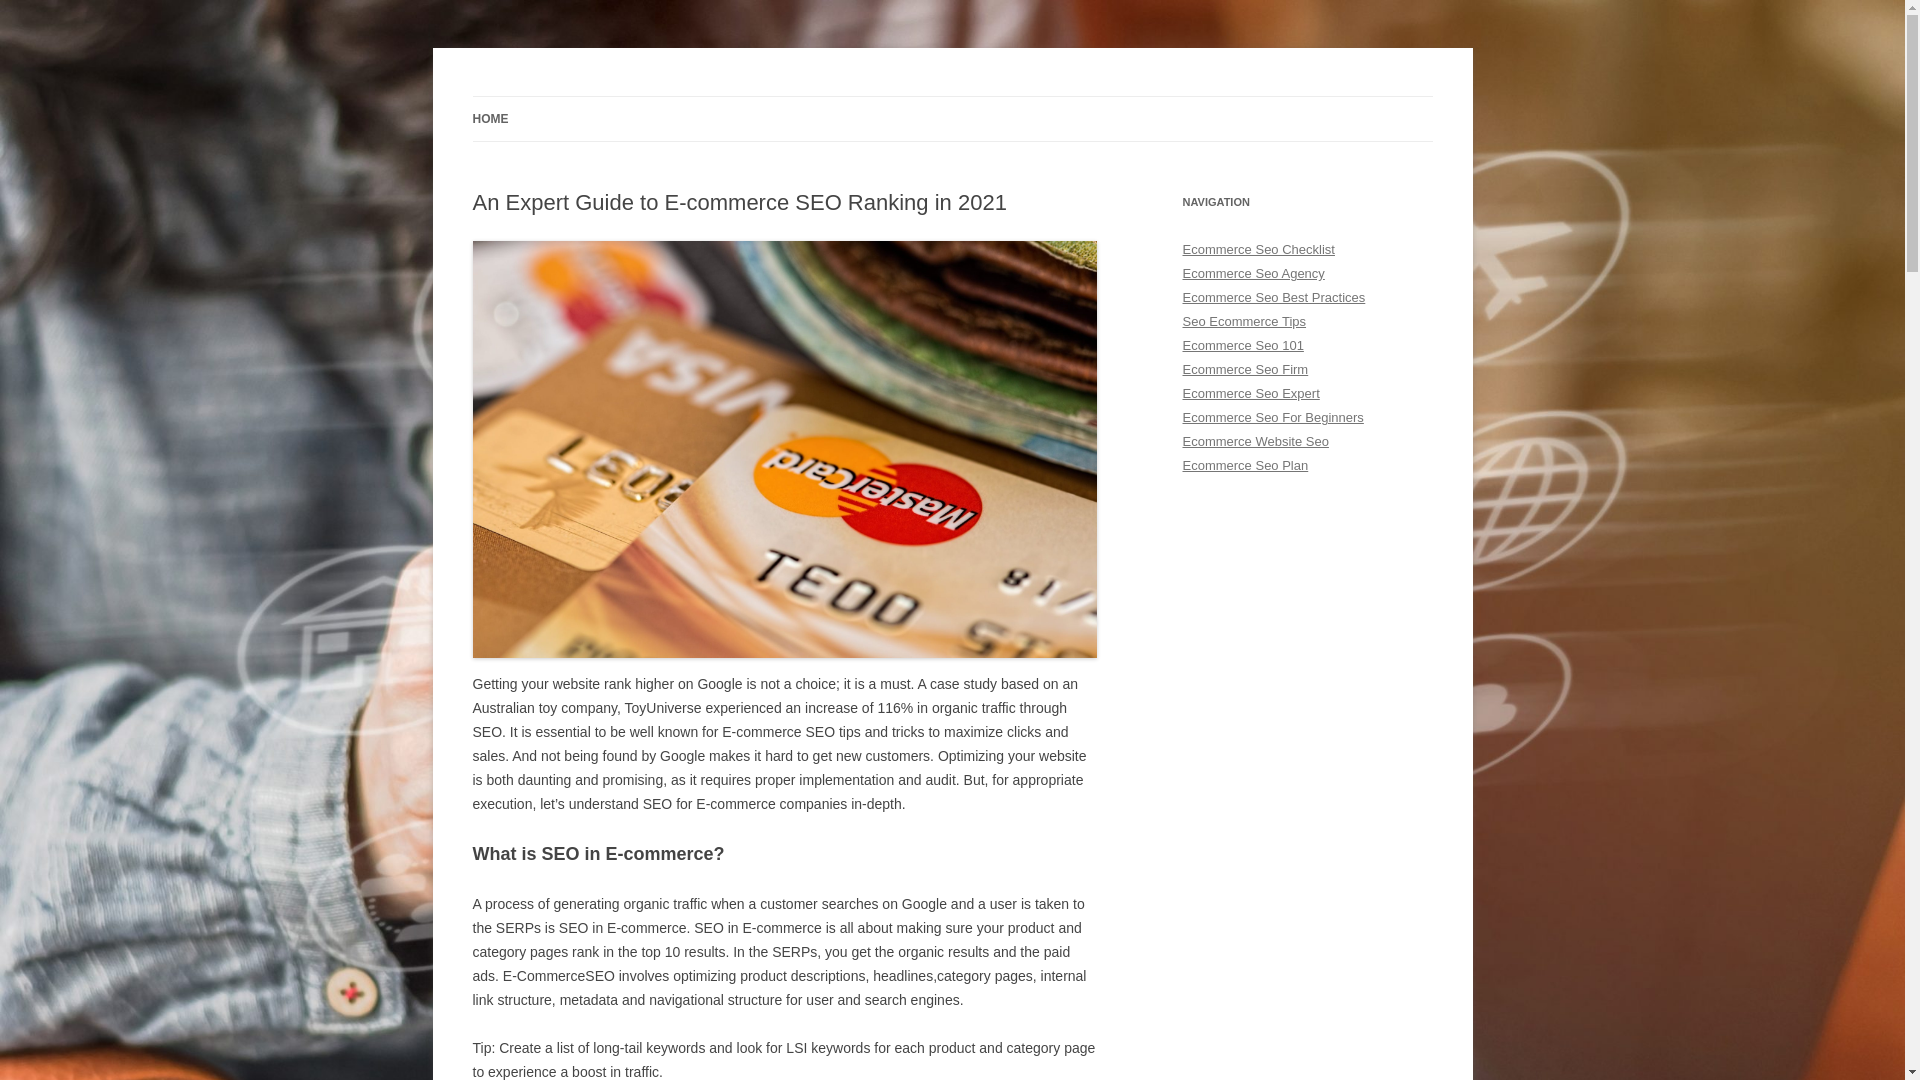 The width and height of the screenshot is (1920, 1080). Describe the element at coordinates (1271, 416) in the screenshot. I see `'Ecommerce Seo For Beginners'` at that location.